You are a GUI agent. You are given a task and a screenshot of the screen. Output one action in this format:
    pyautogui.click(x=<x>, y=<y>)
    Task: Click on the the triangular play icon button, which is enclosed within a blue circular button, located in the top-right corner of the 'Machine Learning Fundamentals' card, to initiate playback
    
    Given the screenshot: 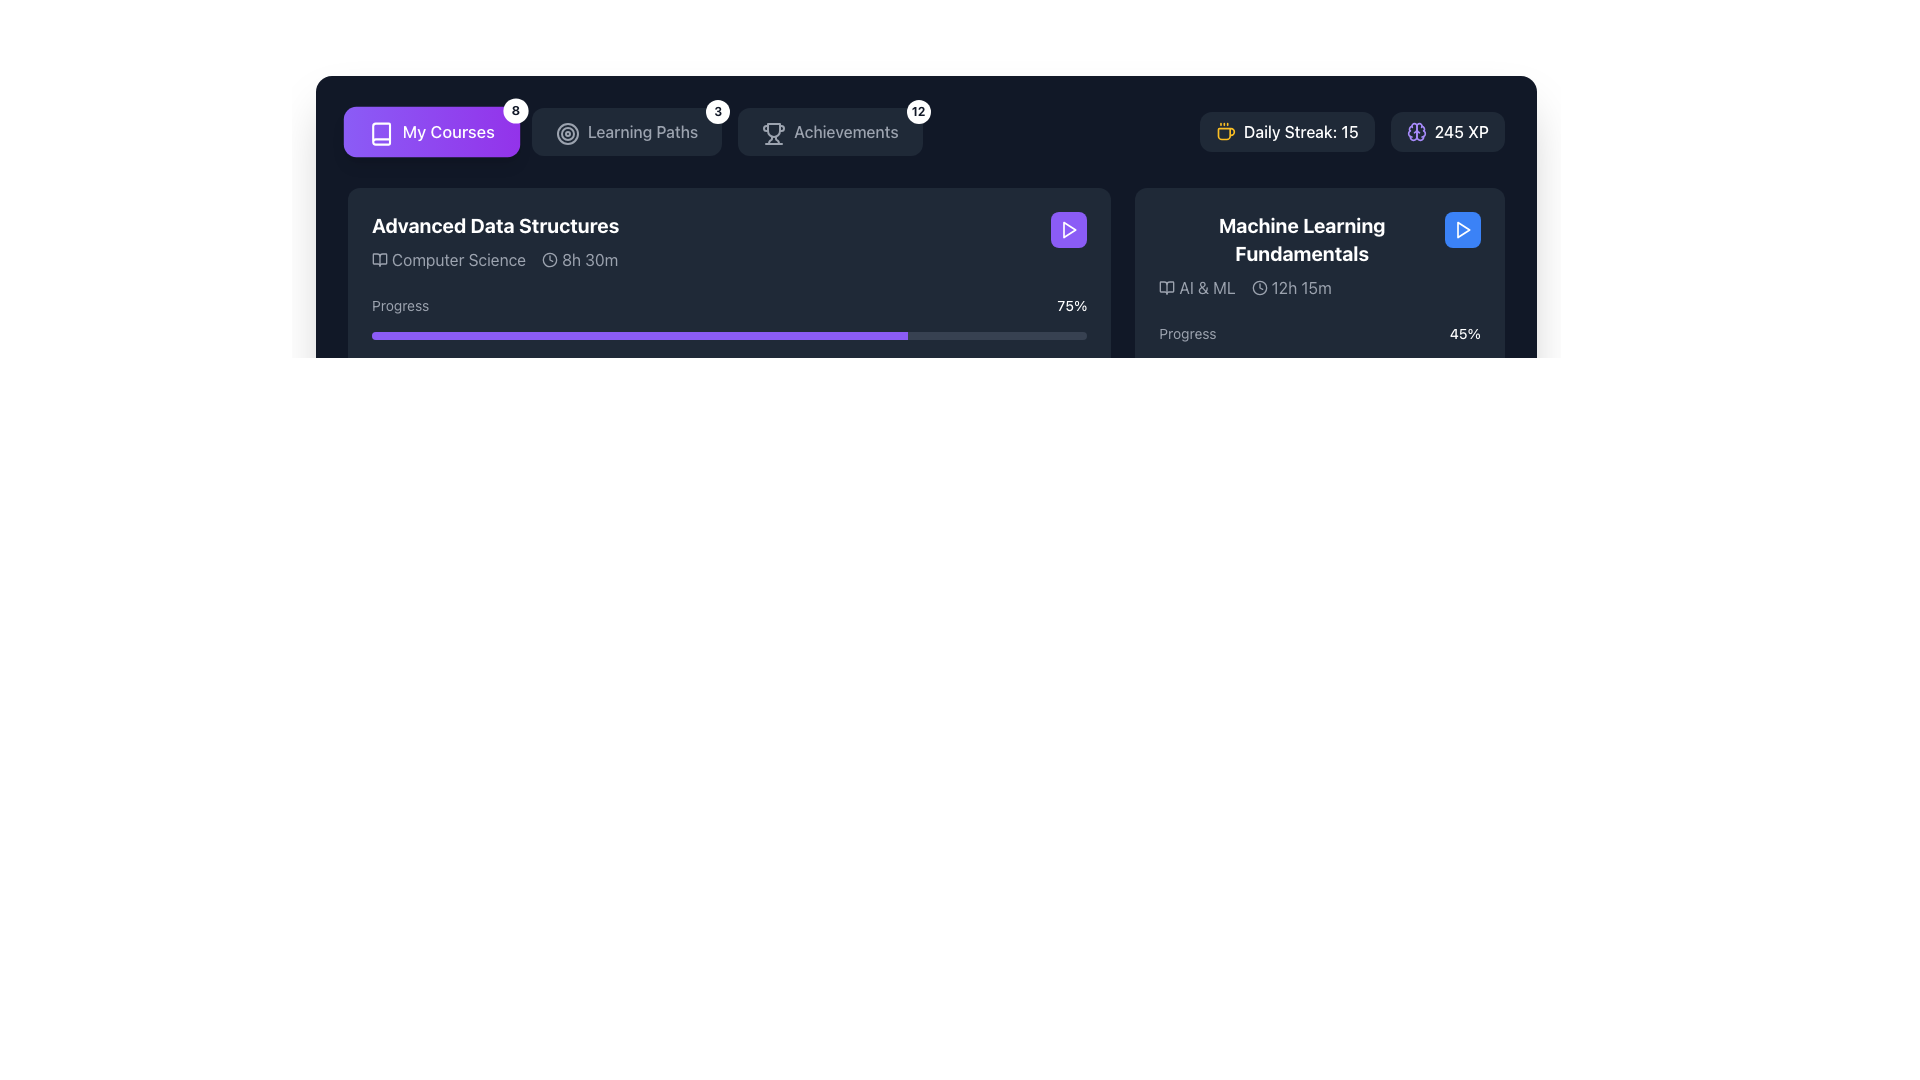 What is the action you would take?
    pyautogui.click(x=1463, y=229)
    